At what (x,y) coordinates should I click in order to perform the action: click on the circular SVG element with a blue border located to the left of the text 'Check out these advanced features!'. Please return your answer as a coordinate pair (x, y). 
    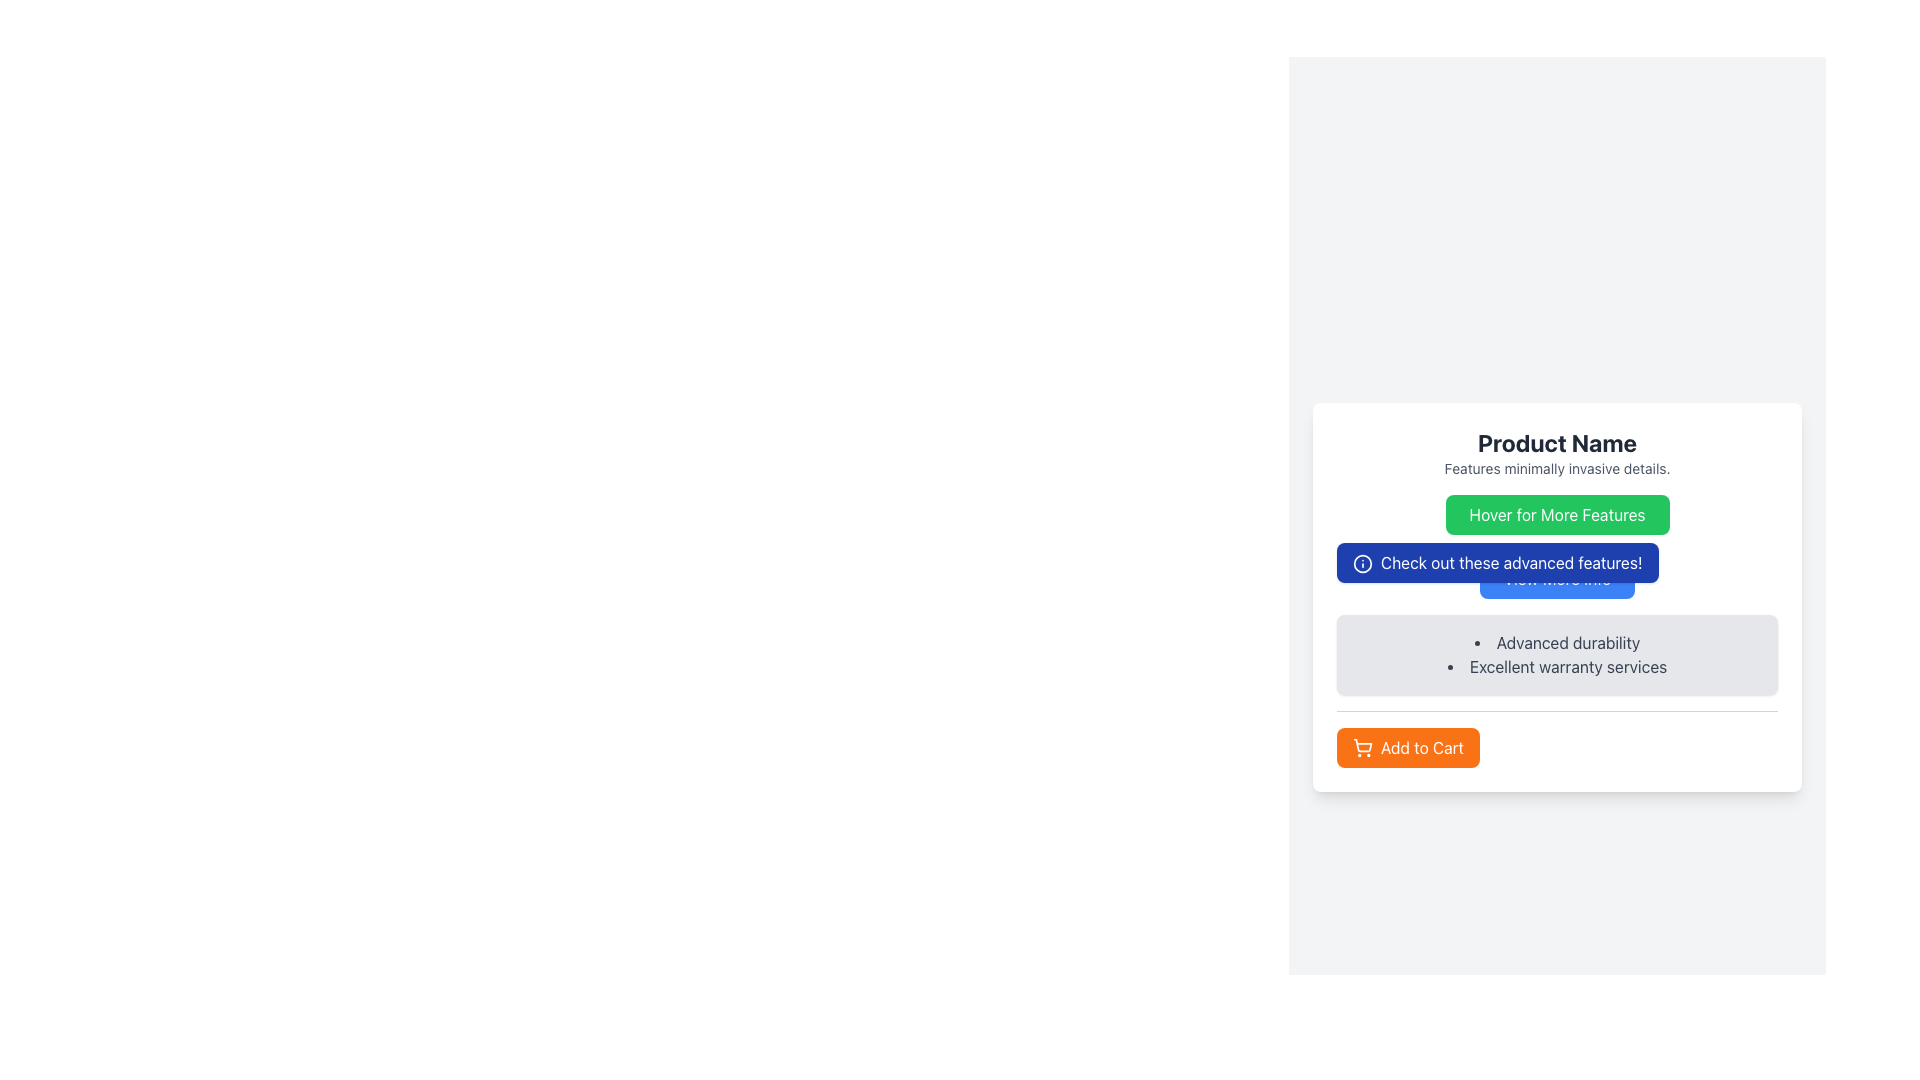
    Looking at the image, I should click on (1362, 563).